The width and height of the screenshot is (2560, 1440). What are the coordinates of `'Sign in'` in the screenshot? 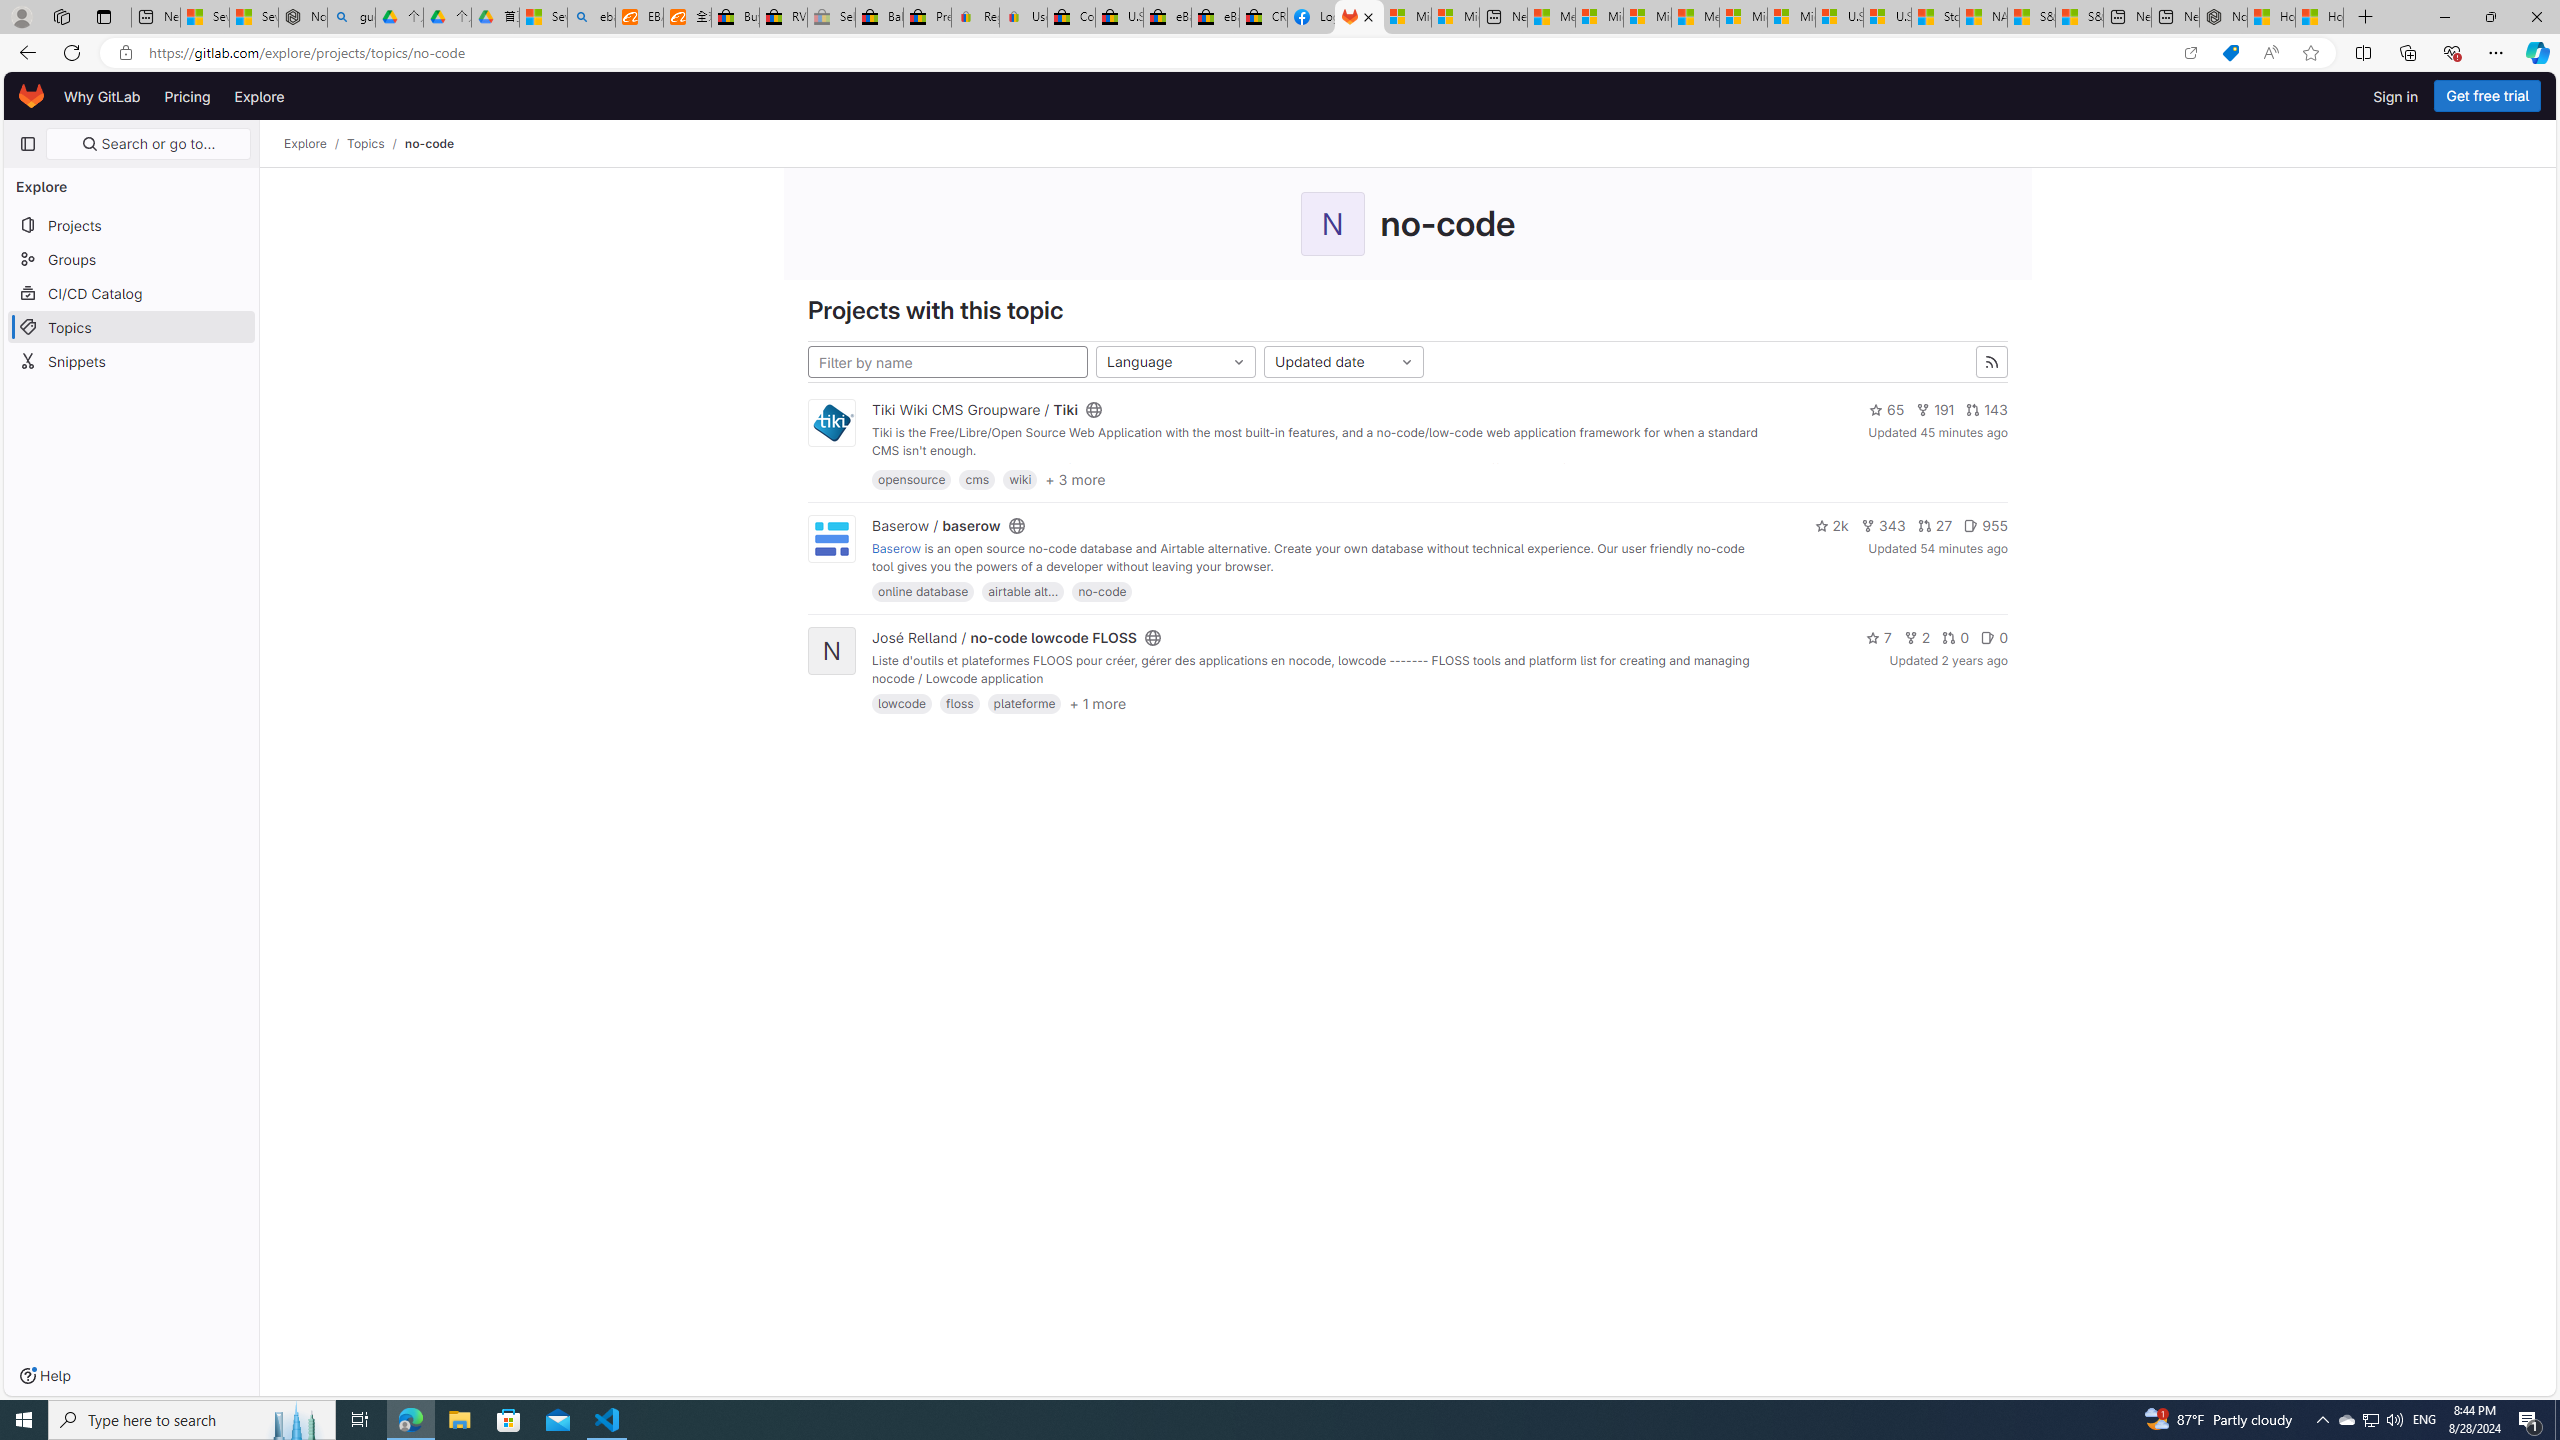 It's located at (2396, 95).